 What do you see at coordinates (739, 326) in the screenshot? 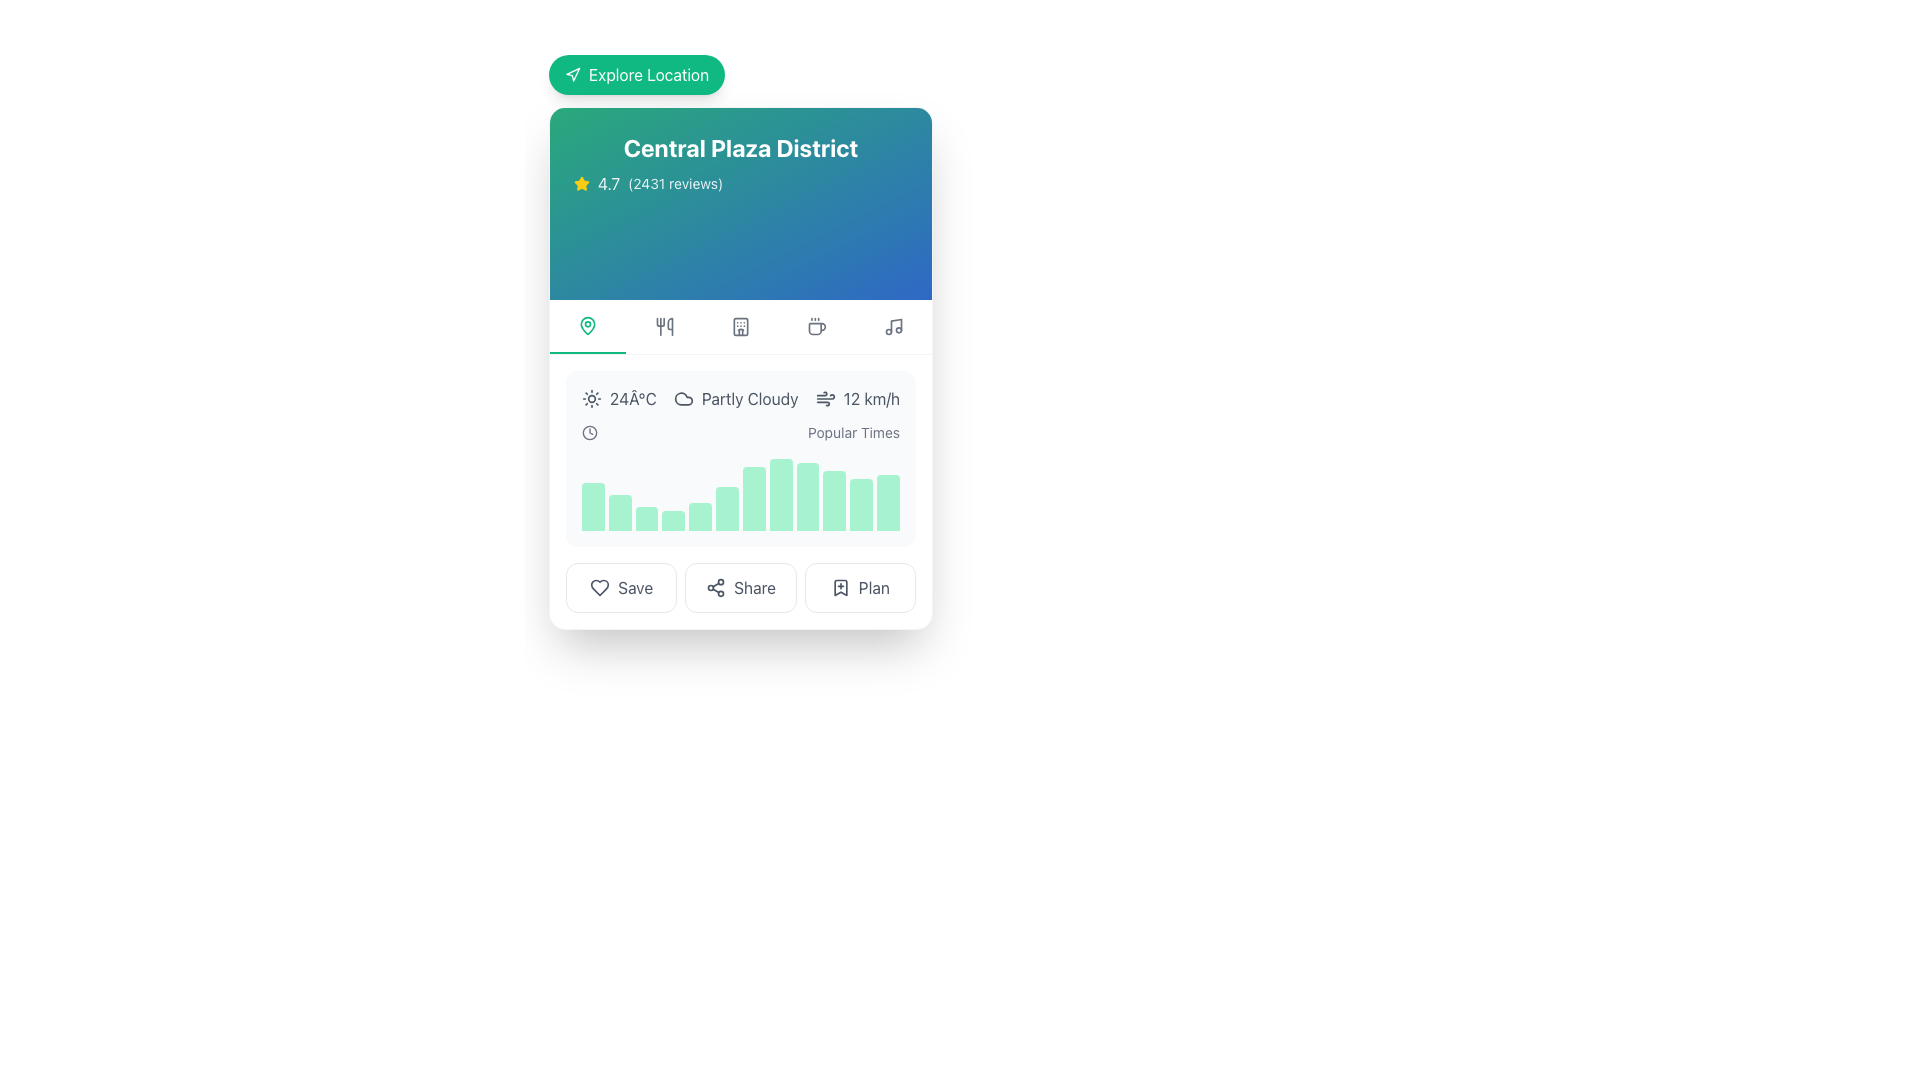
I see `the third icon from the left, located just below the 'Central Plaza District' title and rating section` at bounding box center [739, 326].